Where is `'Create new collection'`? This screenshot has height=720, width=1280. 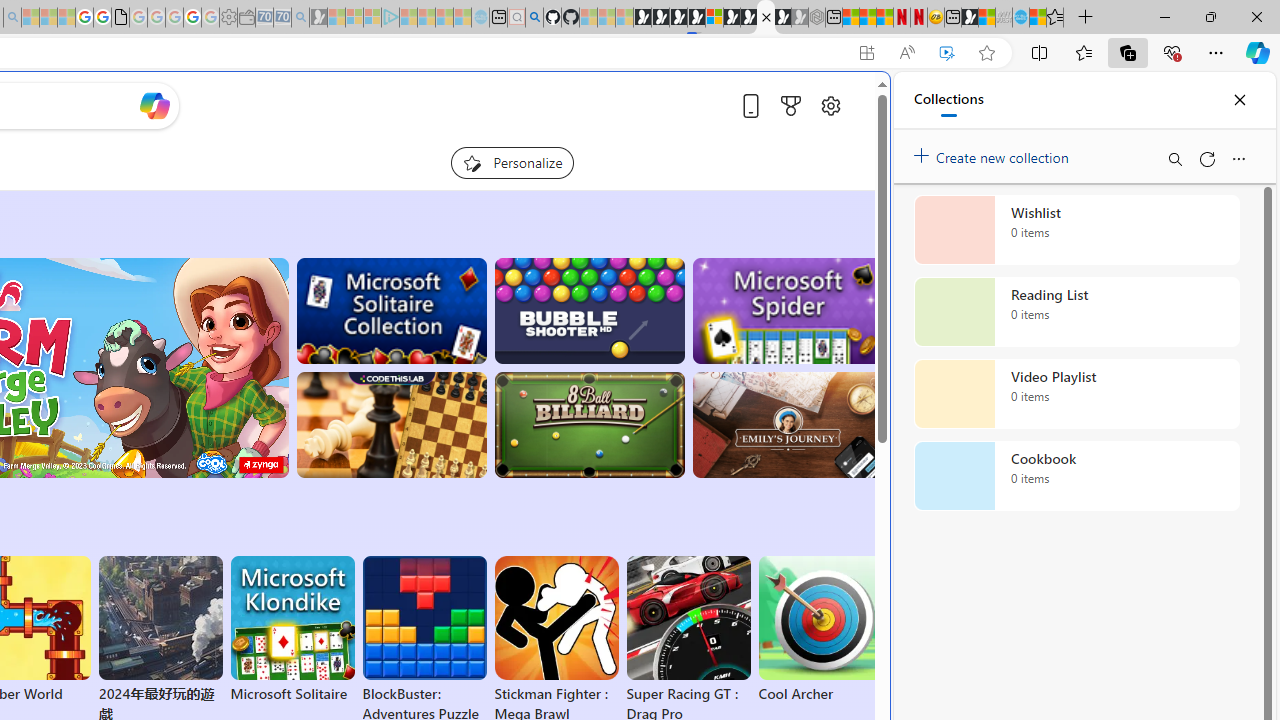 'Create new collection' is located at coordinates (995, 152).